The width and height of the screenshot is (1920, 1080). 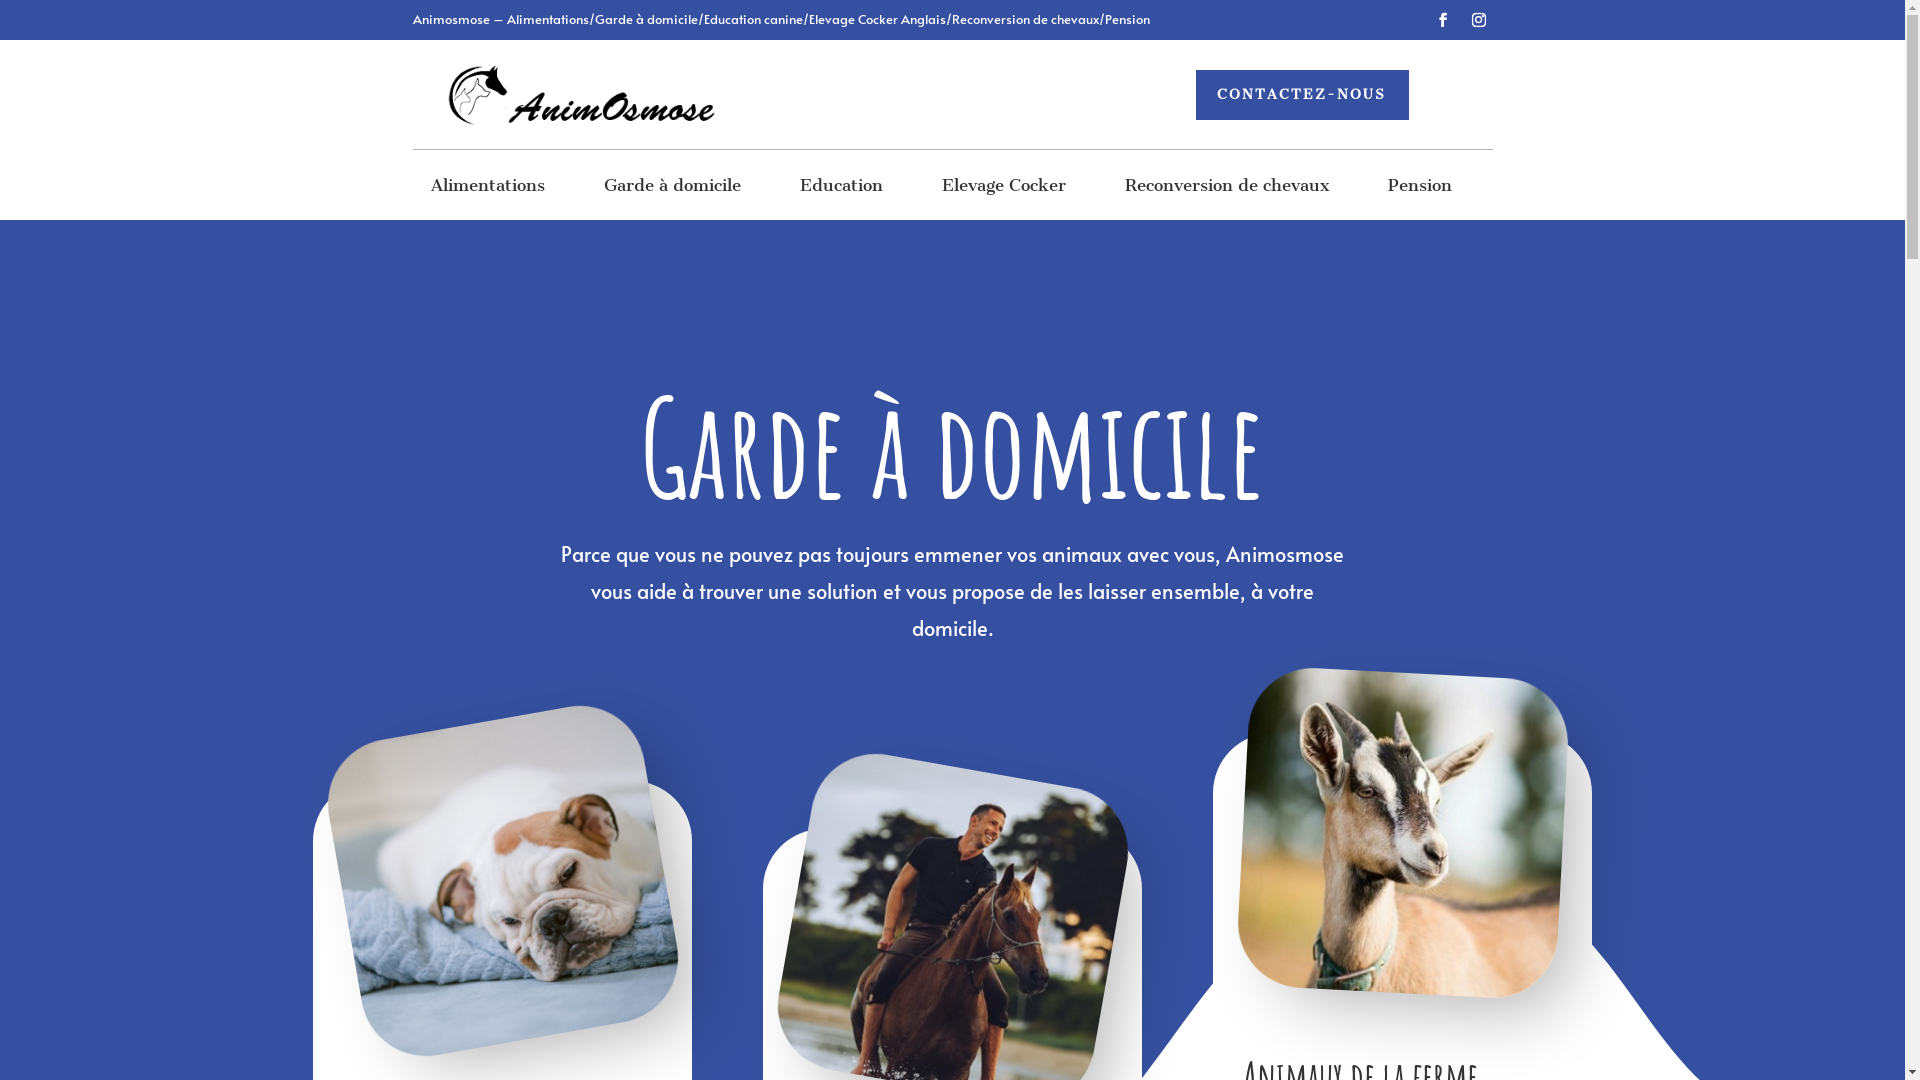 I want to click on 'Elevage Cocker', so click(x=1003, y=189).